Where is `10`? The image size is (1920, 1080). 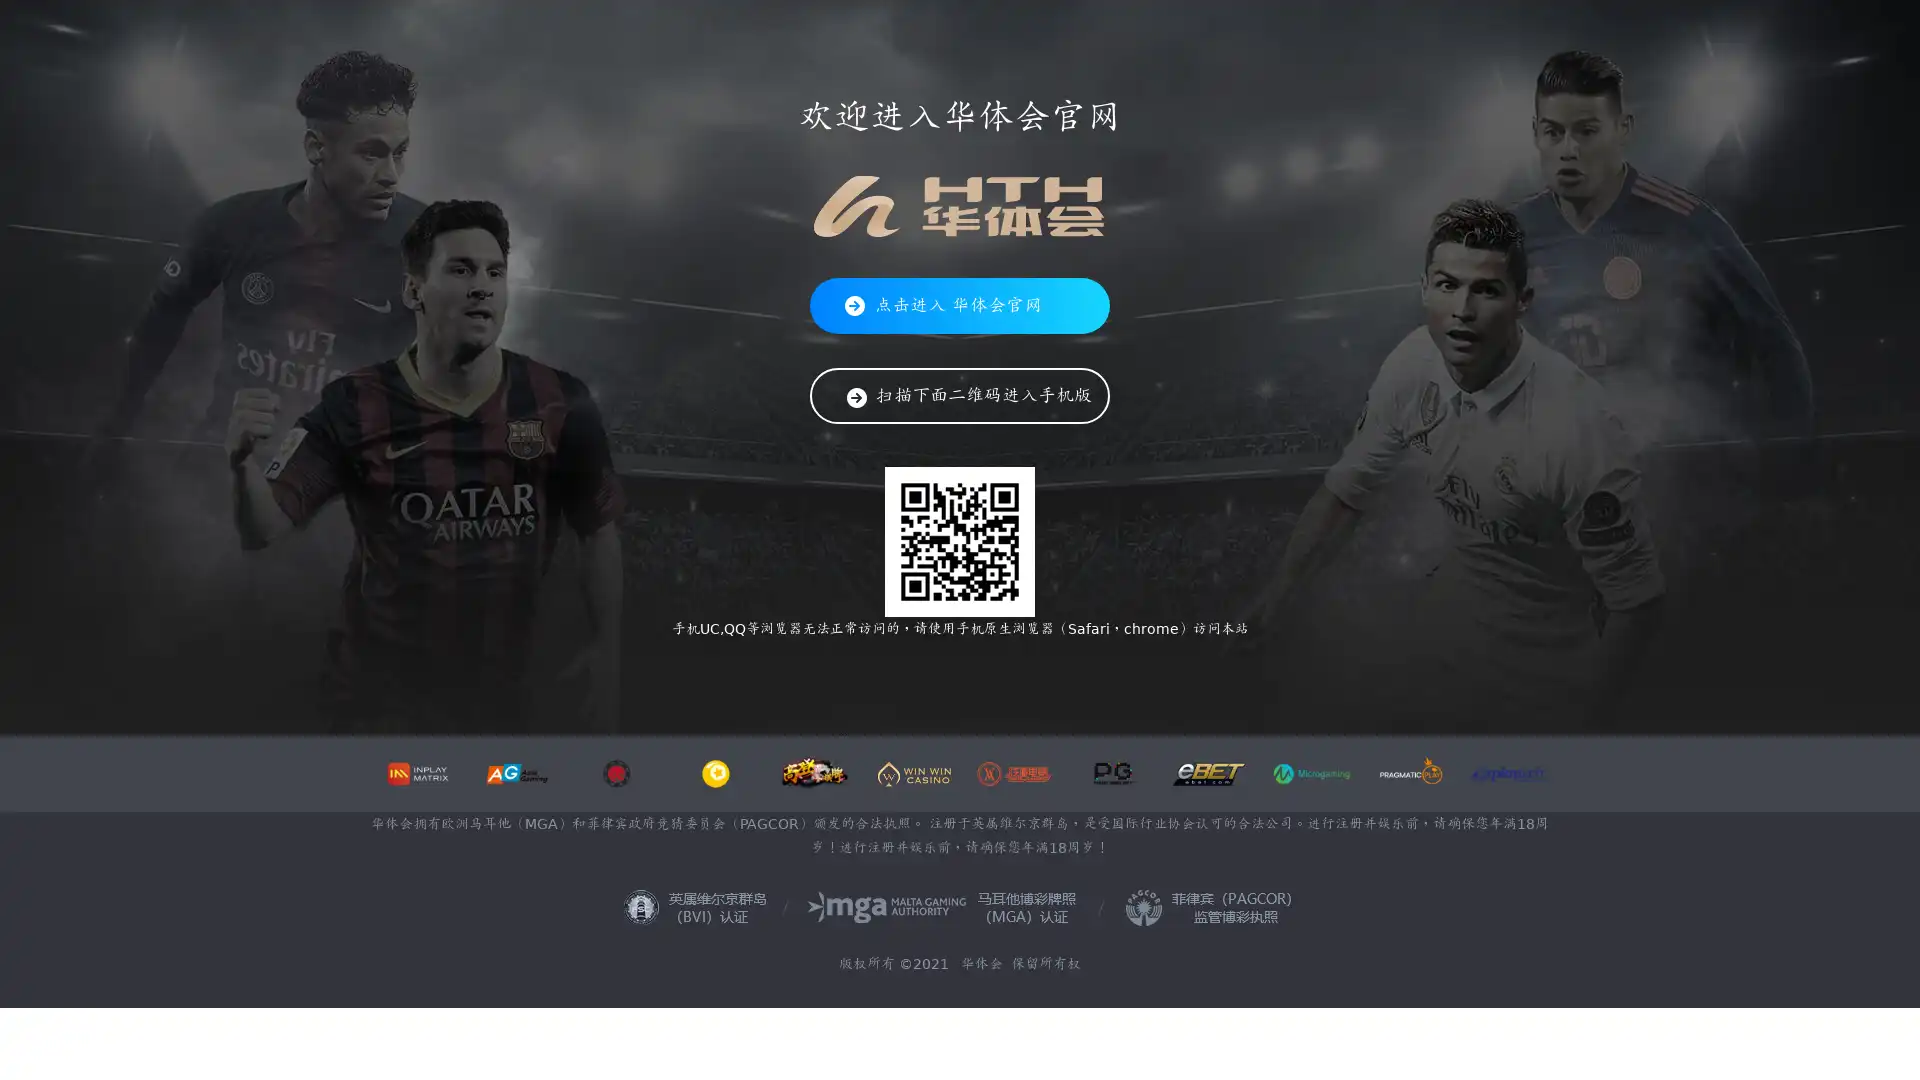
10 is located at coordinates (974, 666).